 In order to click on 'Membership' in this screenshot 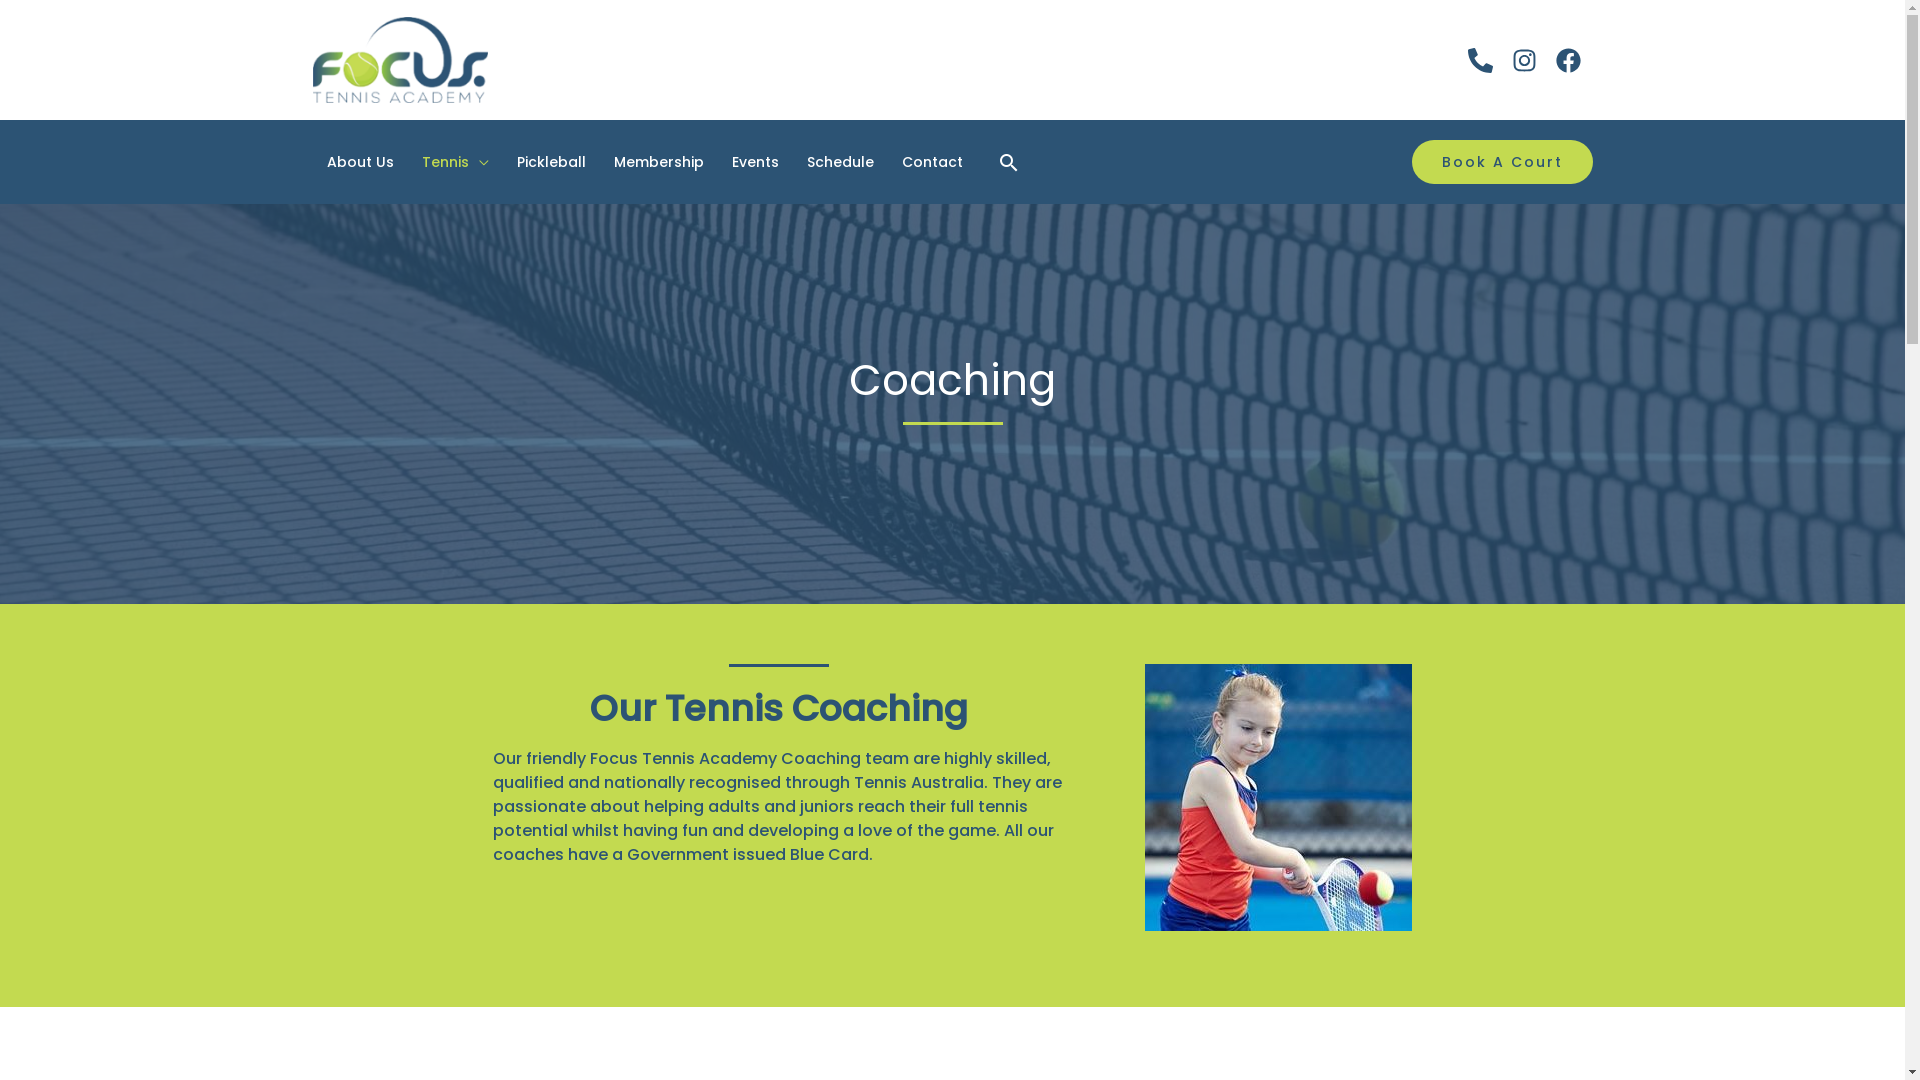, I will do `click(658, 161)`.